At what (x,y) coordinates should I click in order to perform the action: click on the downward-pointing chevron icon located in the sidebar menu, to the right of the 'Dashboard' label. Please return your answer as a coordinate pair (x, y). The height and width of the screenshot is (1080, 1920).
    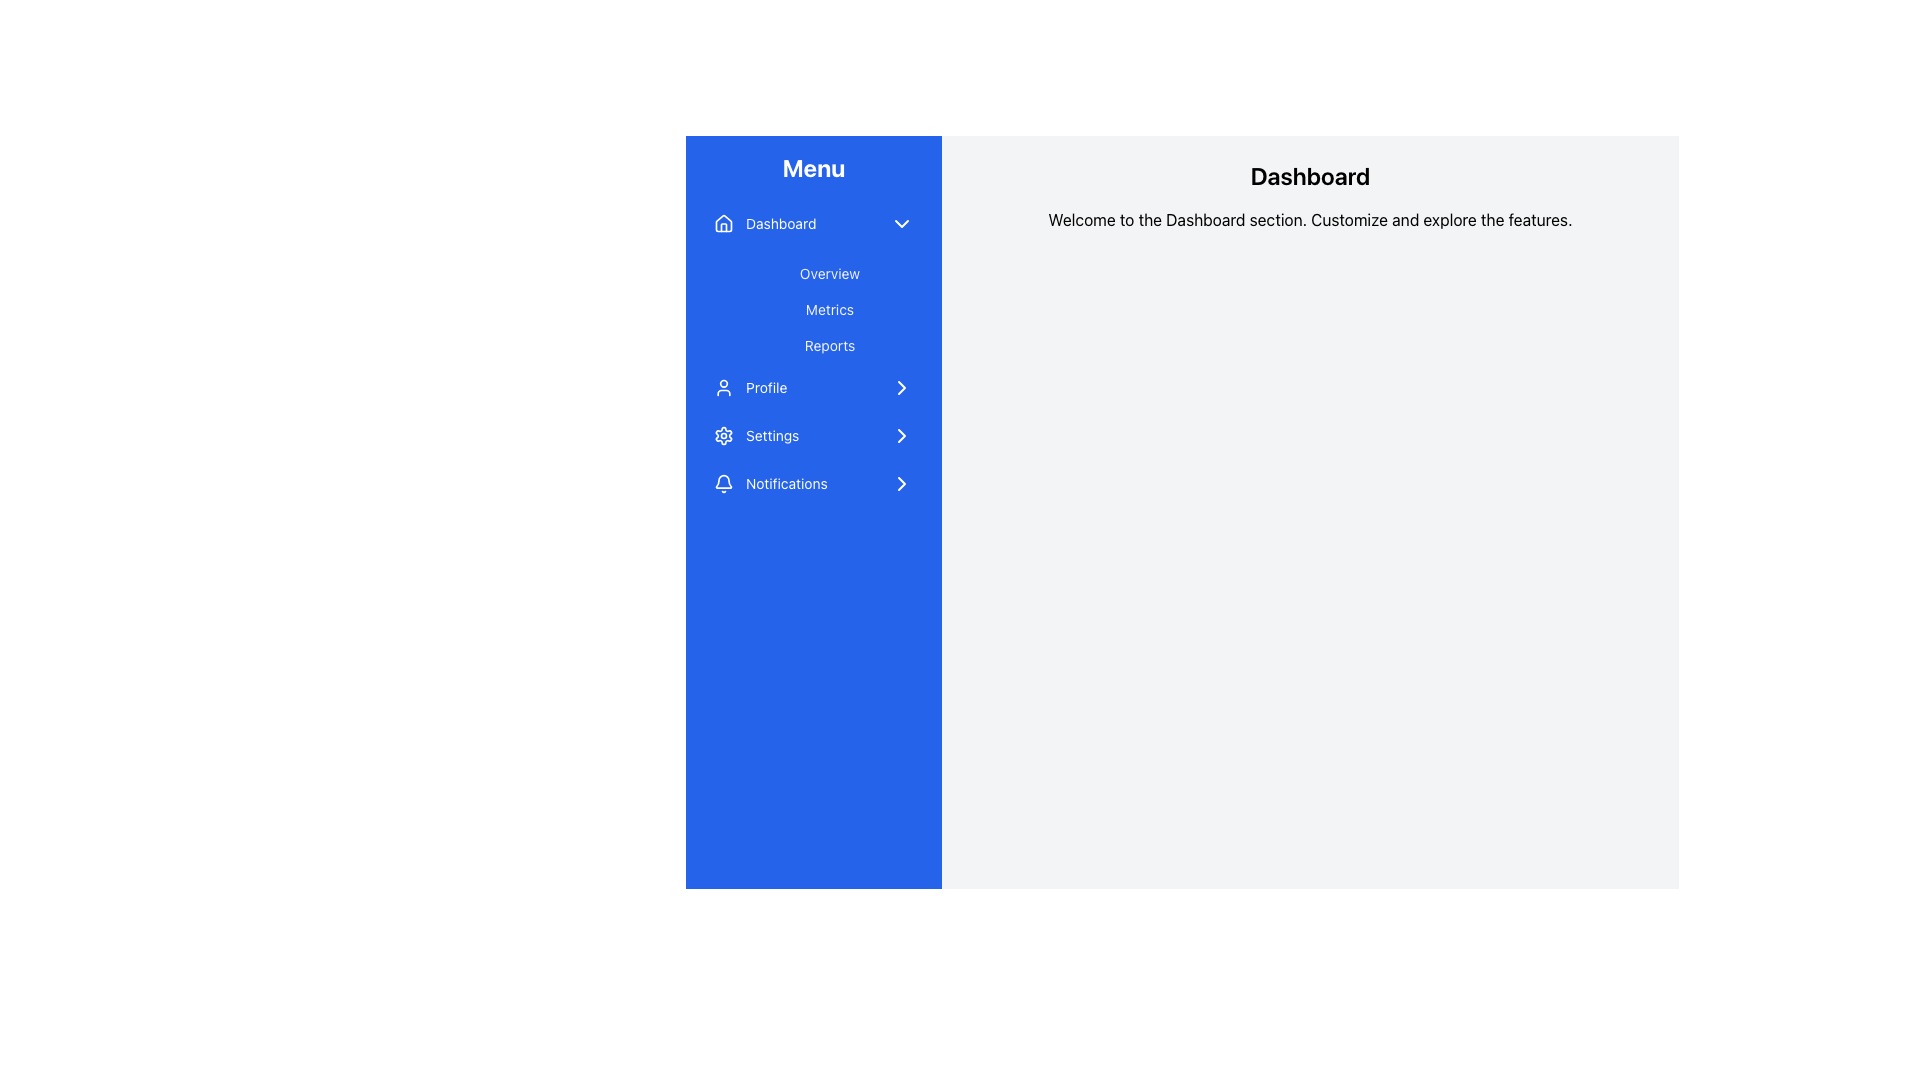
    Looking at the image, I should click on (901, 223).